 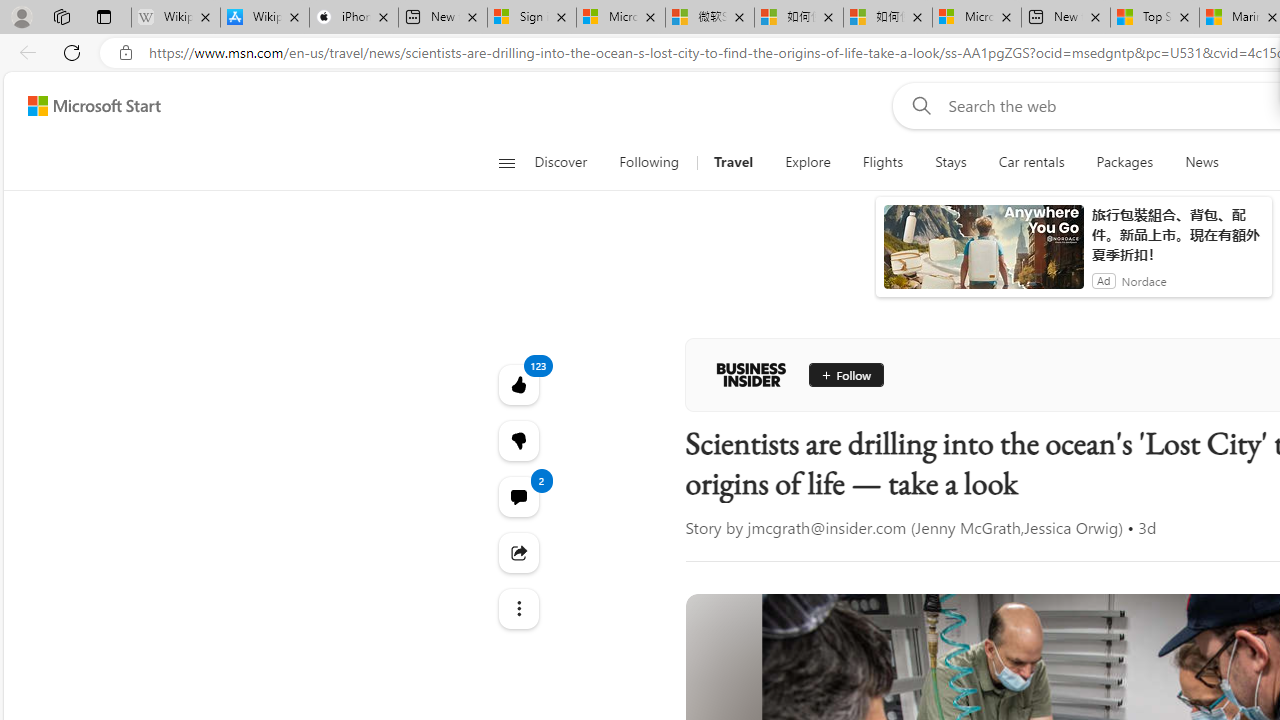 What do you see at coordinates (808, 162) in the screenshot?
I see `'Explore'` at bounding box center [808, 162].